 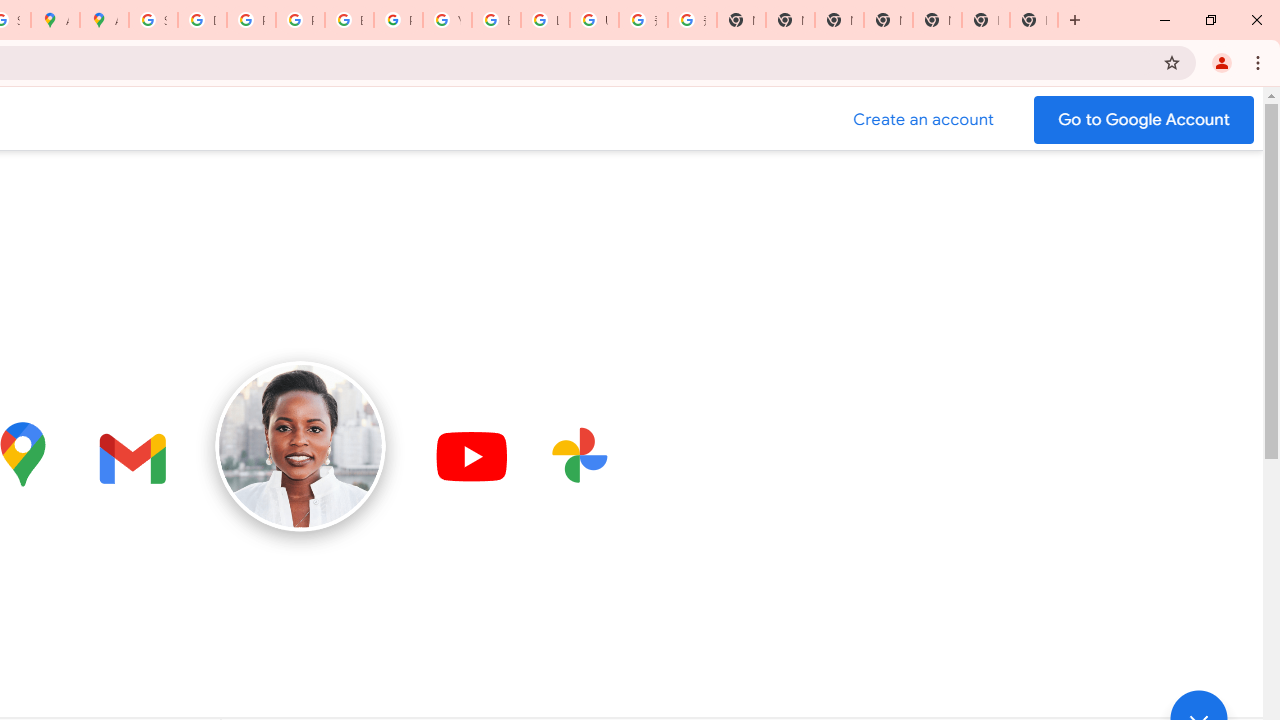 What do you see at coordinates (923, 119) in the screenshot?
I see `'Create a Google Account'` at bounding box center [923, 119].